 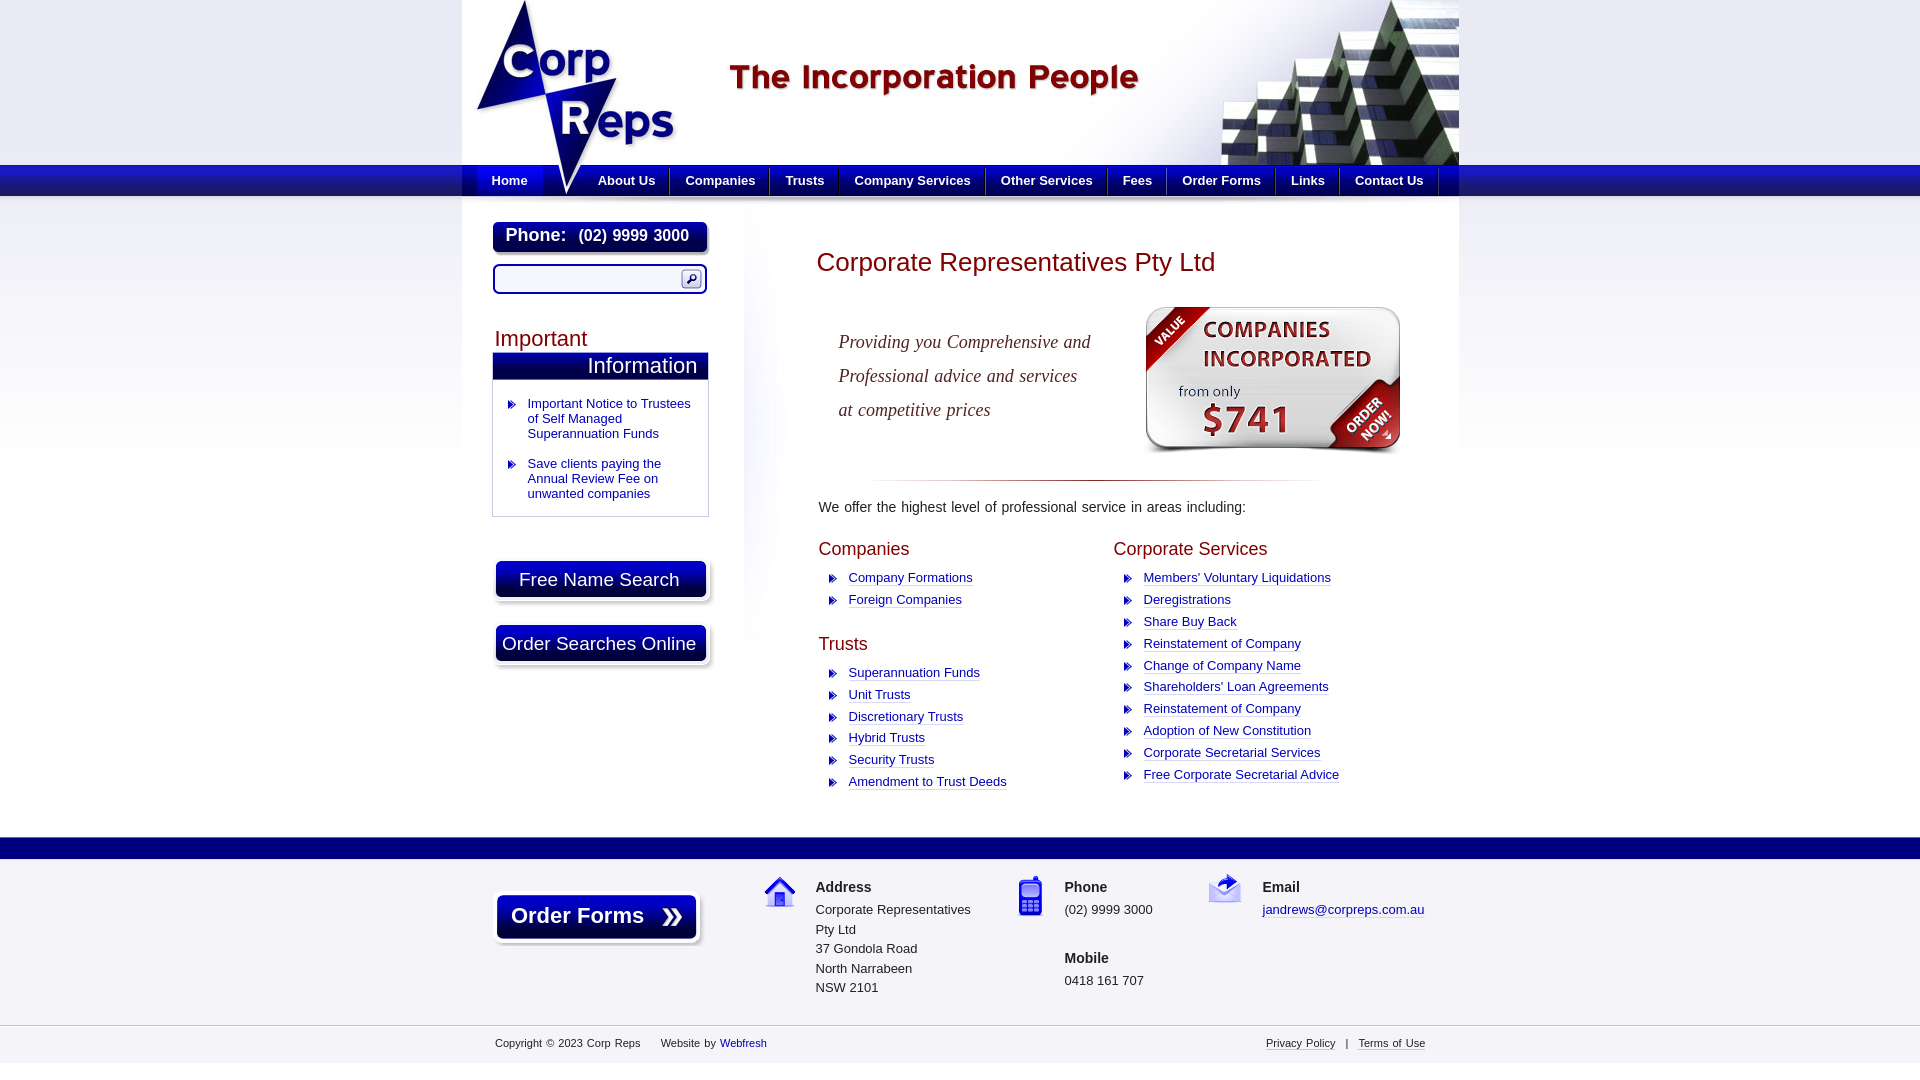 I want to click on 'About Us', so click(x=581, y=180).